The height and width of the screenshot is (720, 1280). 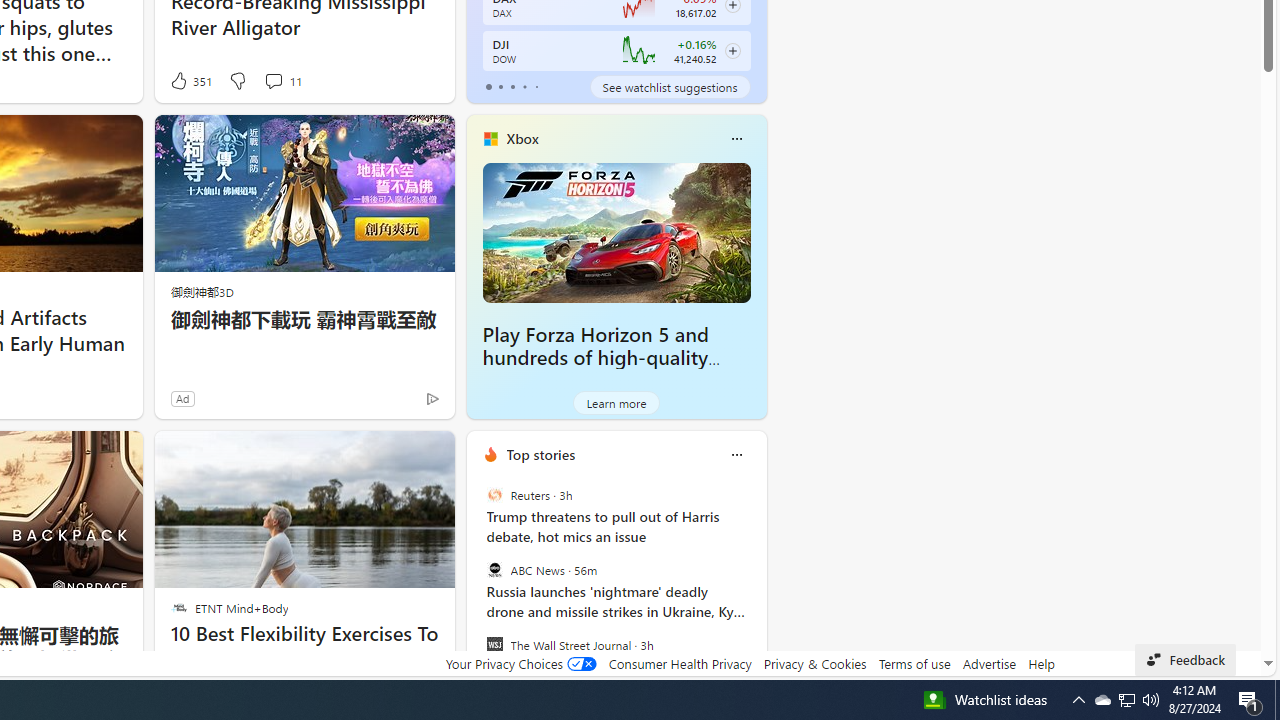 I want to click on 'Xbox', so click(x=522, y=138).